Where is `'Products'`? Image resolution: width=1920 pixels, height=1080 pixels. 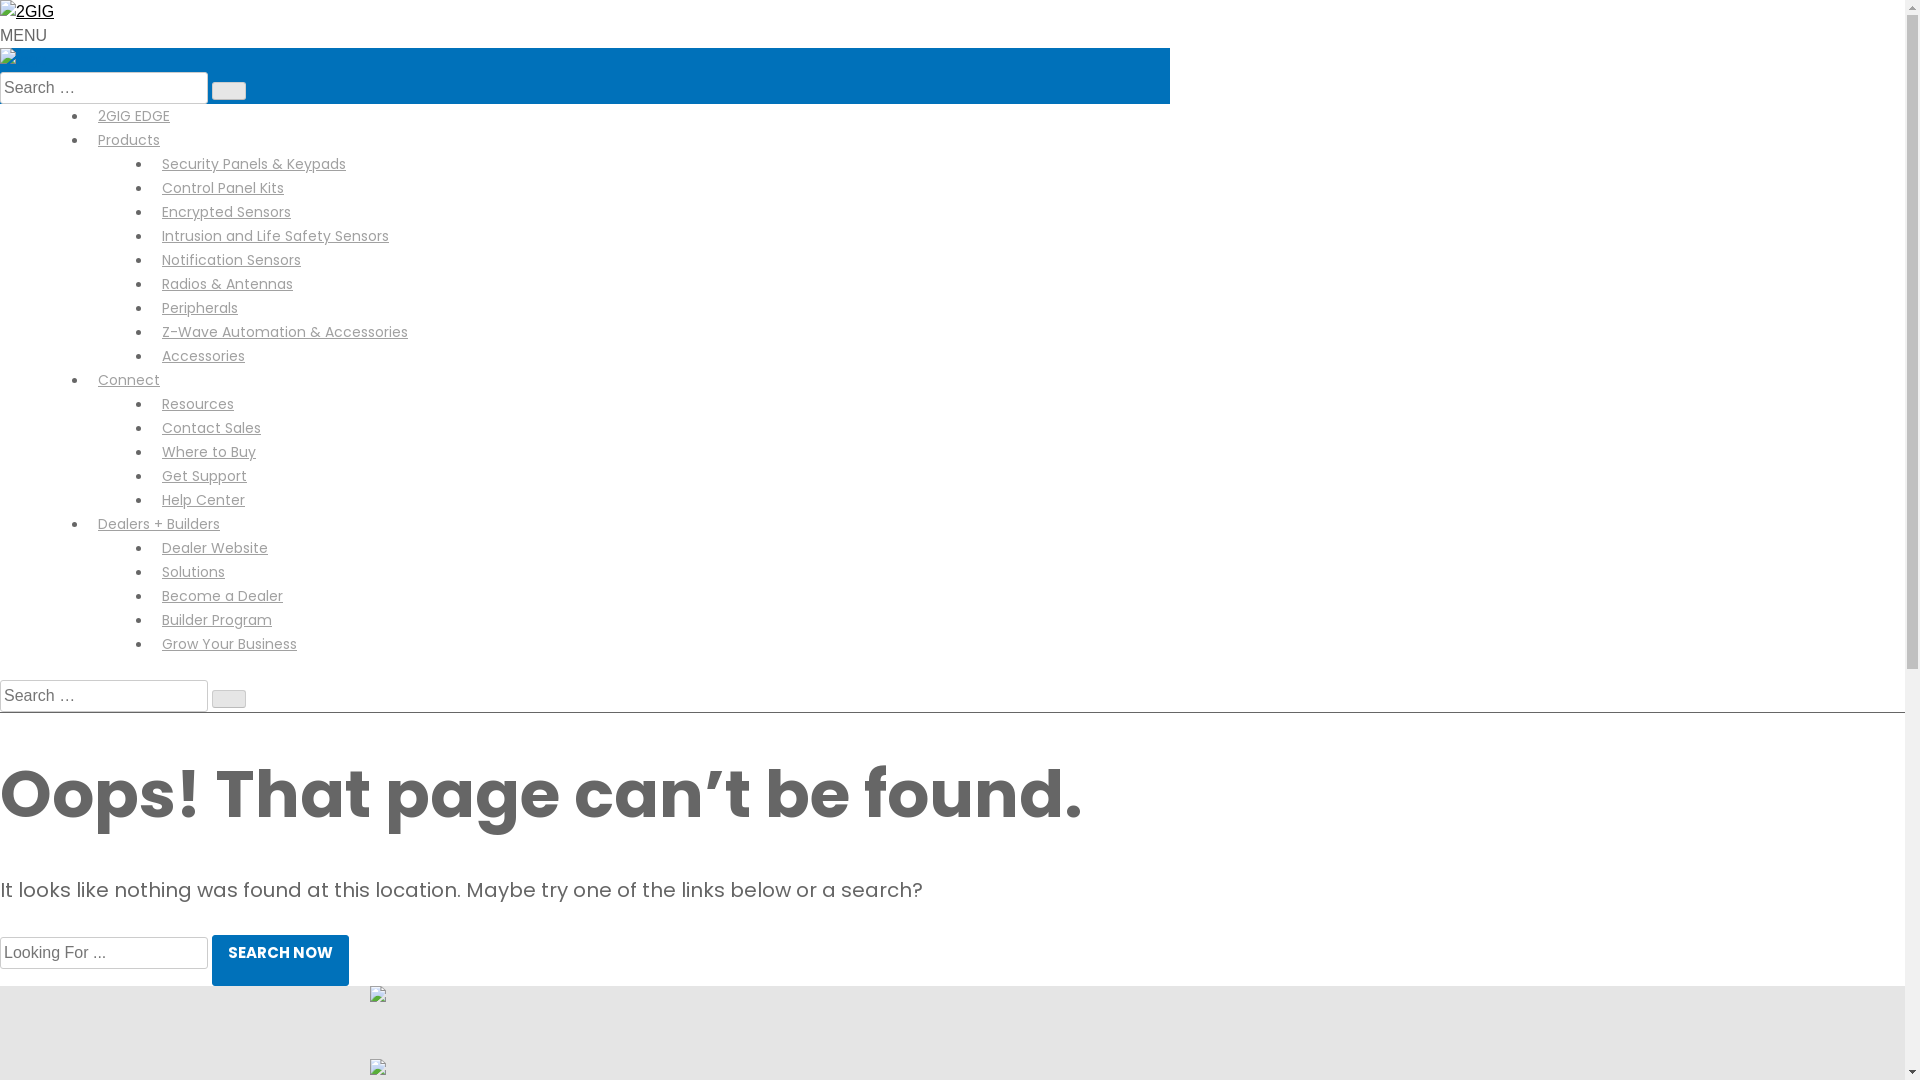 'Products' is located at coordinates (128, 138).